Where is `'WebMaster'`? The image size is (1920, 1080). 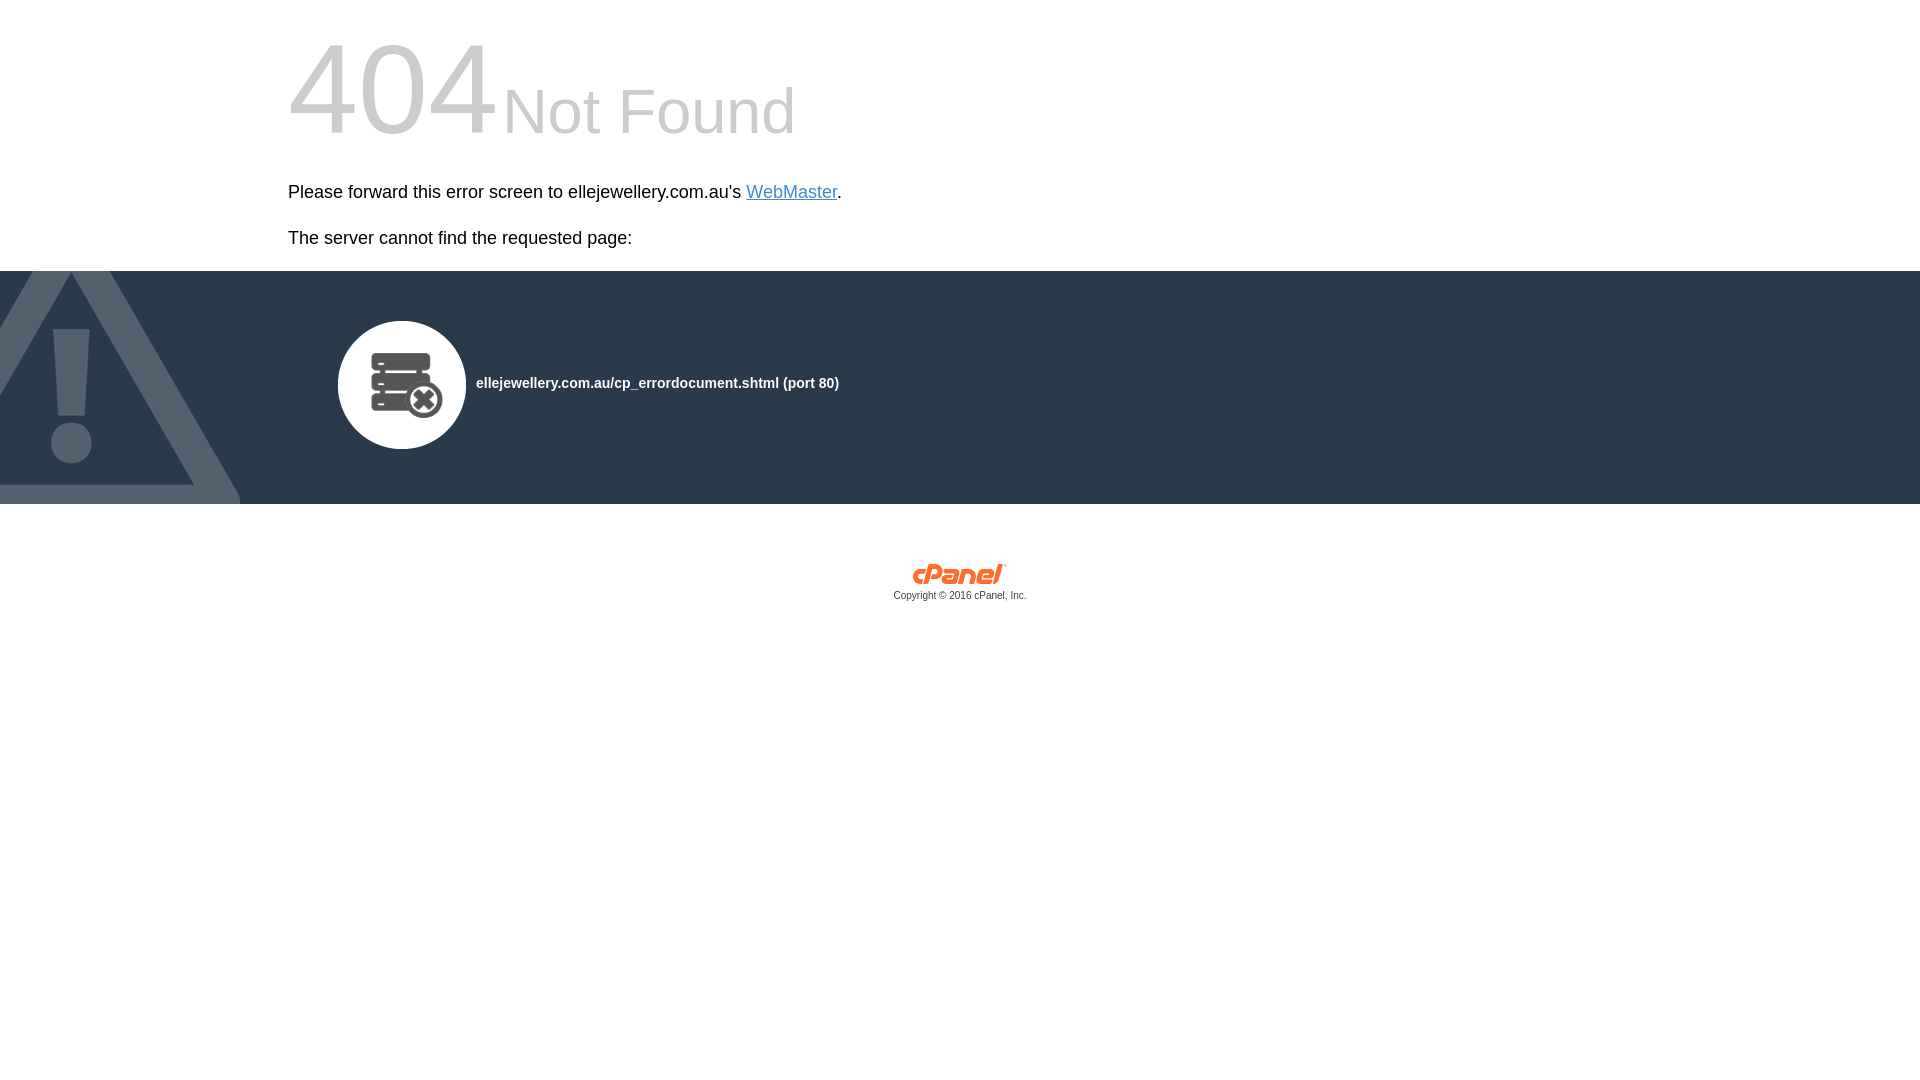
'WebMaster' is located at coordinates (790, 192).